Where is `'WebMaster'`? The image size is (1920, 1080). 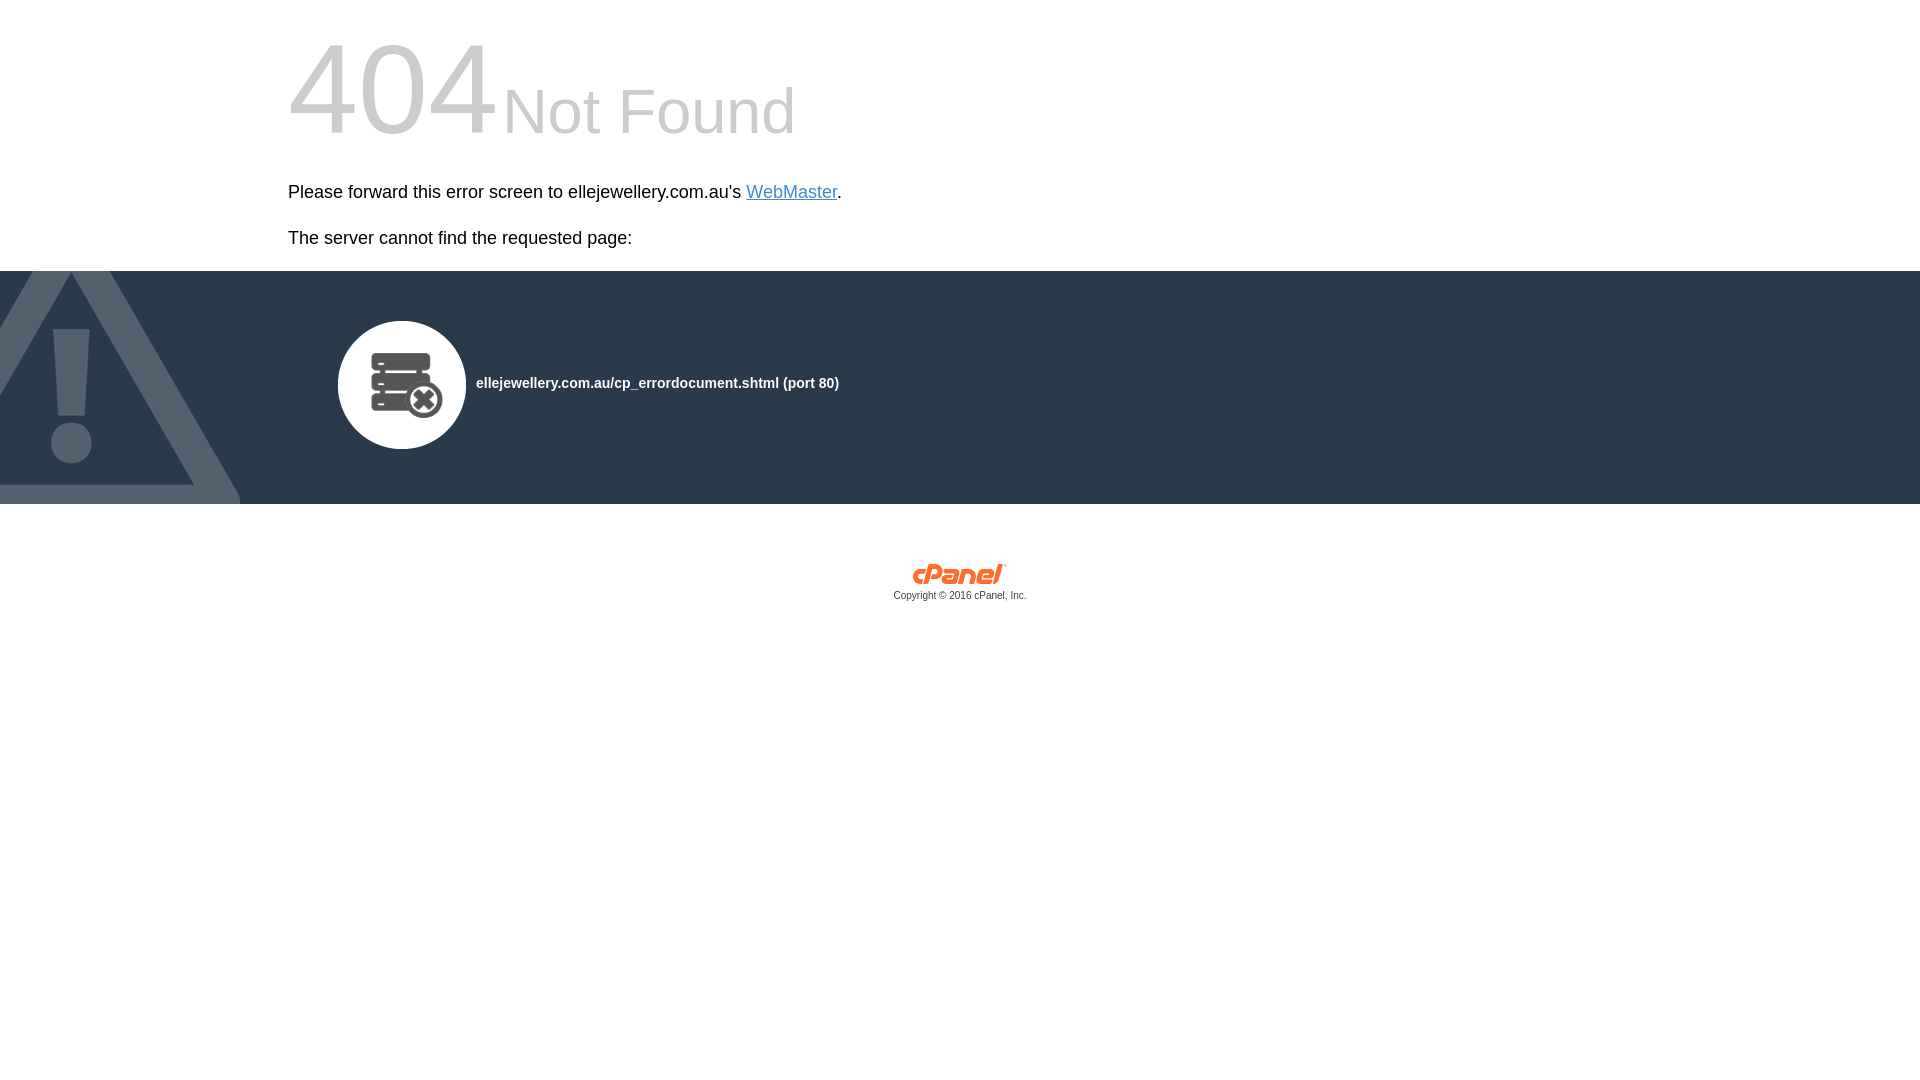
'WebMaster' is located at coordinates (790, 192).